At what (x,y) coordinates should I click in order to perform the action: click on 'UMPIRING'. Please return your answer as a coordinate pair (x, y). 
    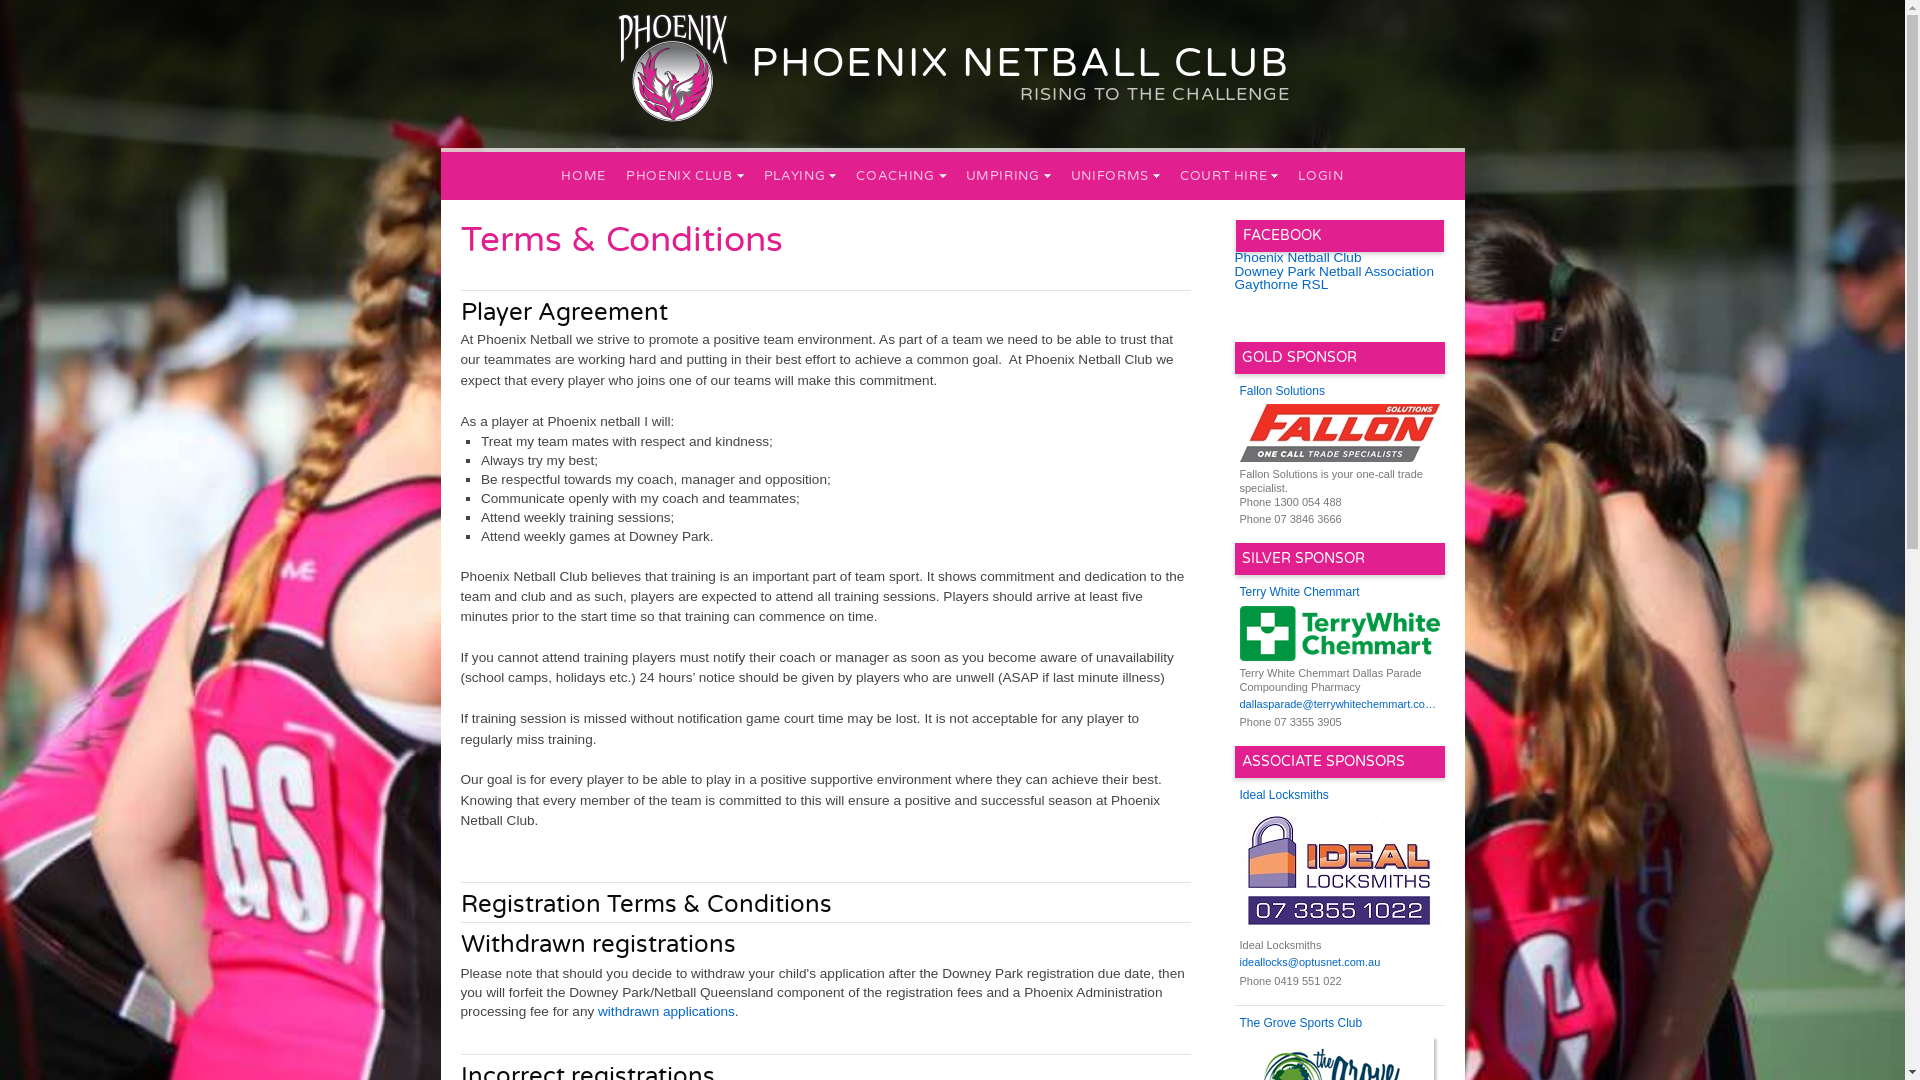
    Looking at the image, I should click on (1008, 175).